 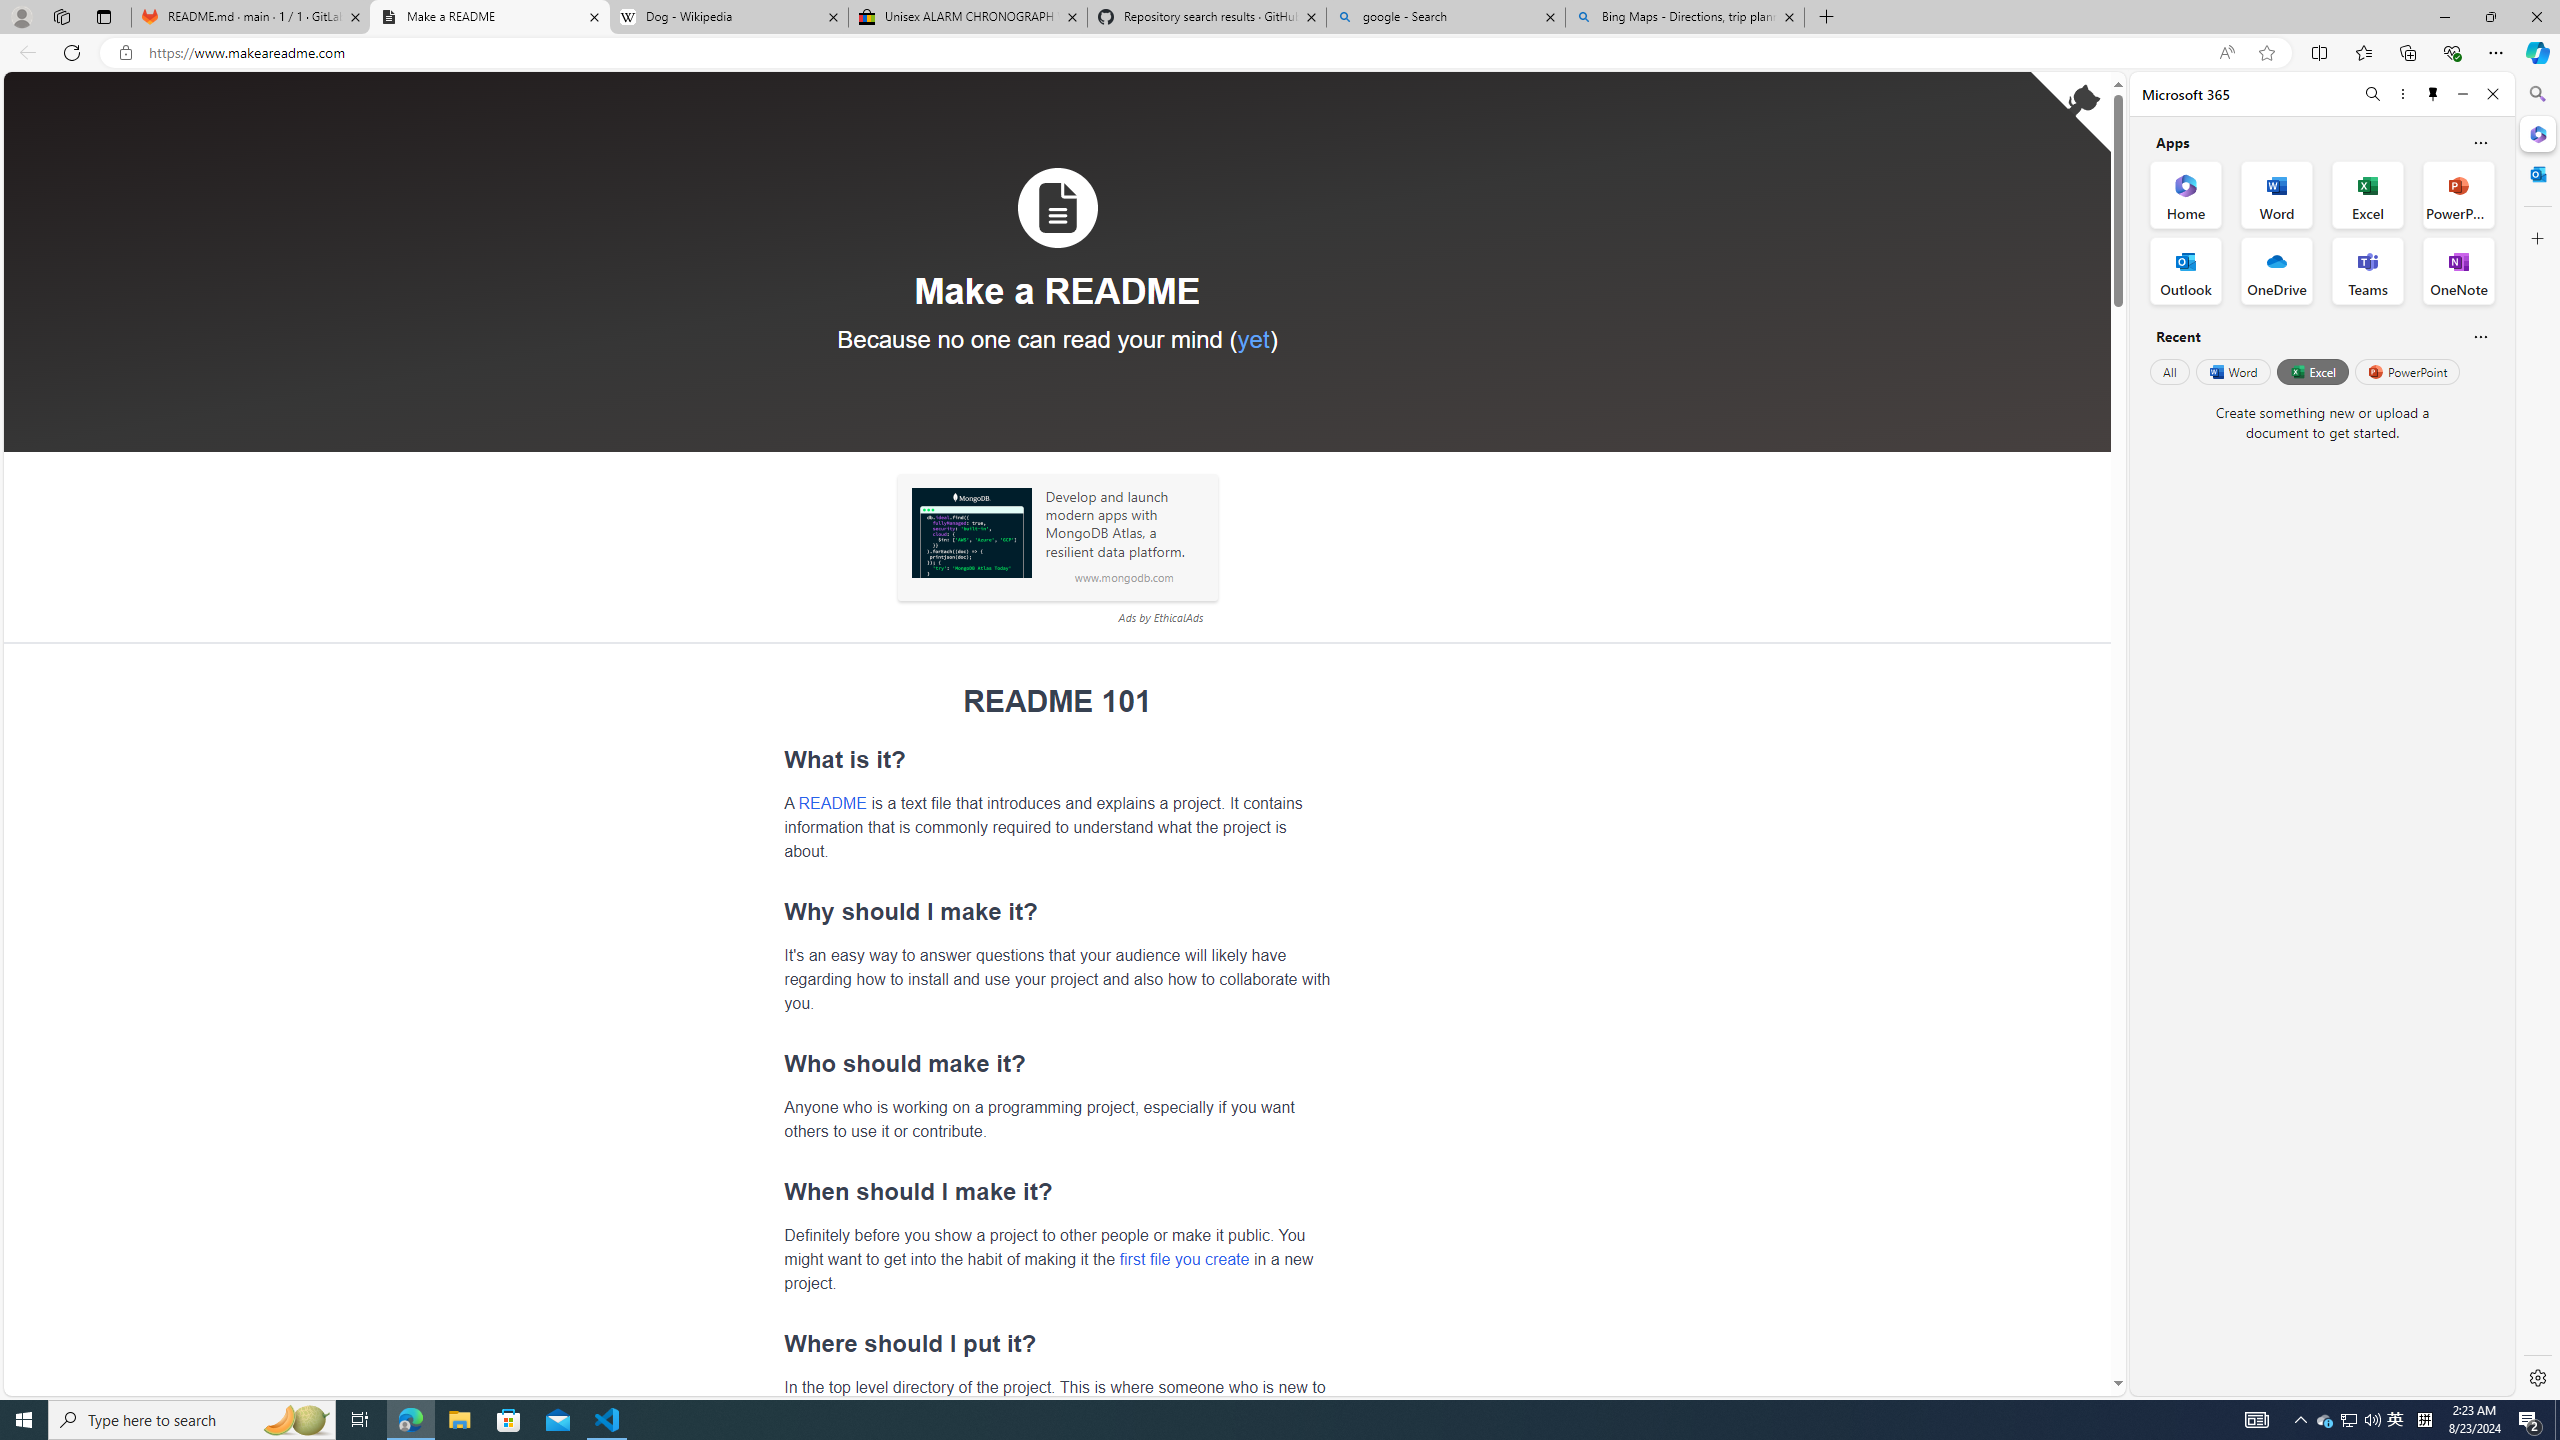 I want to click on 'Teams Office App', so click(x=2368, y=271).